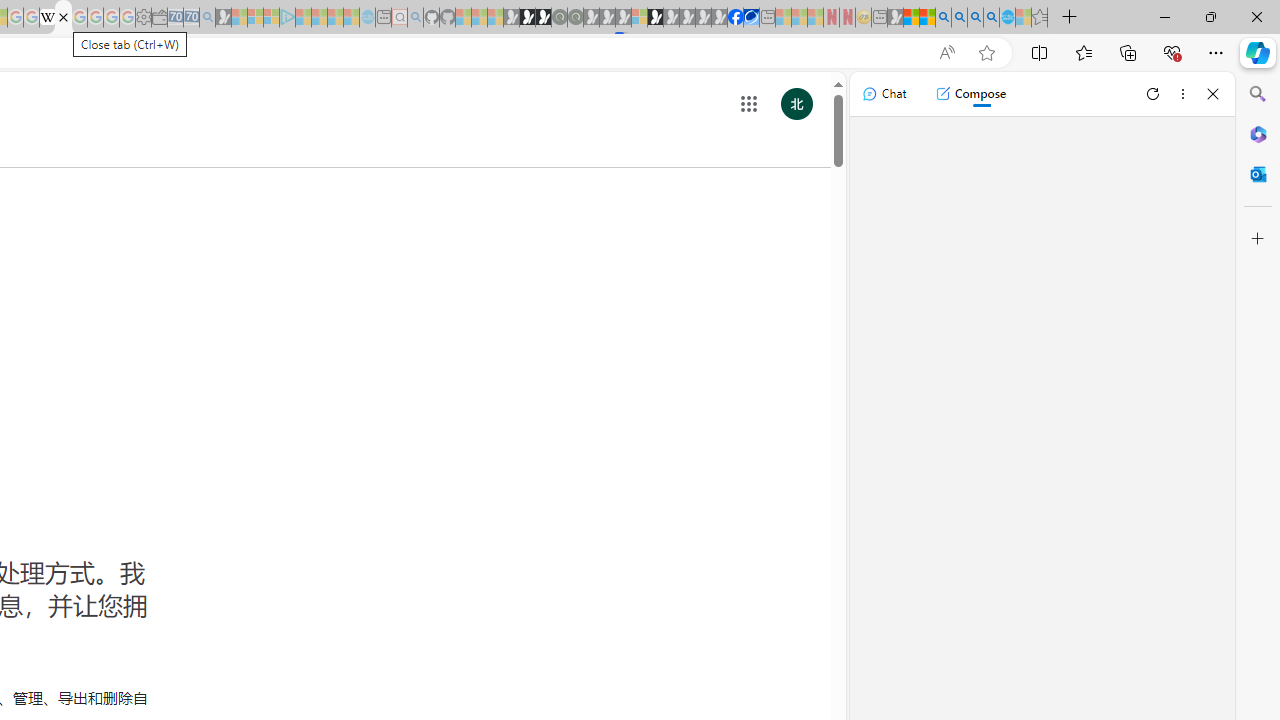  Describe the element at coordinates (574, 17) in the screenshot. I see `'Future Focus Report 2024 - Sleeping'` at that location.